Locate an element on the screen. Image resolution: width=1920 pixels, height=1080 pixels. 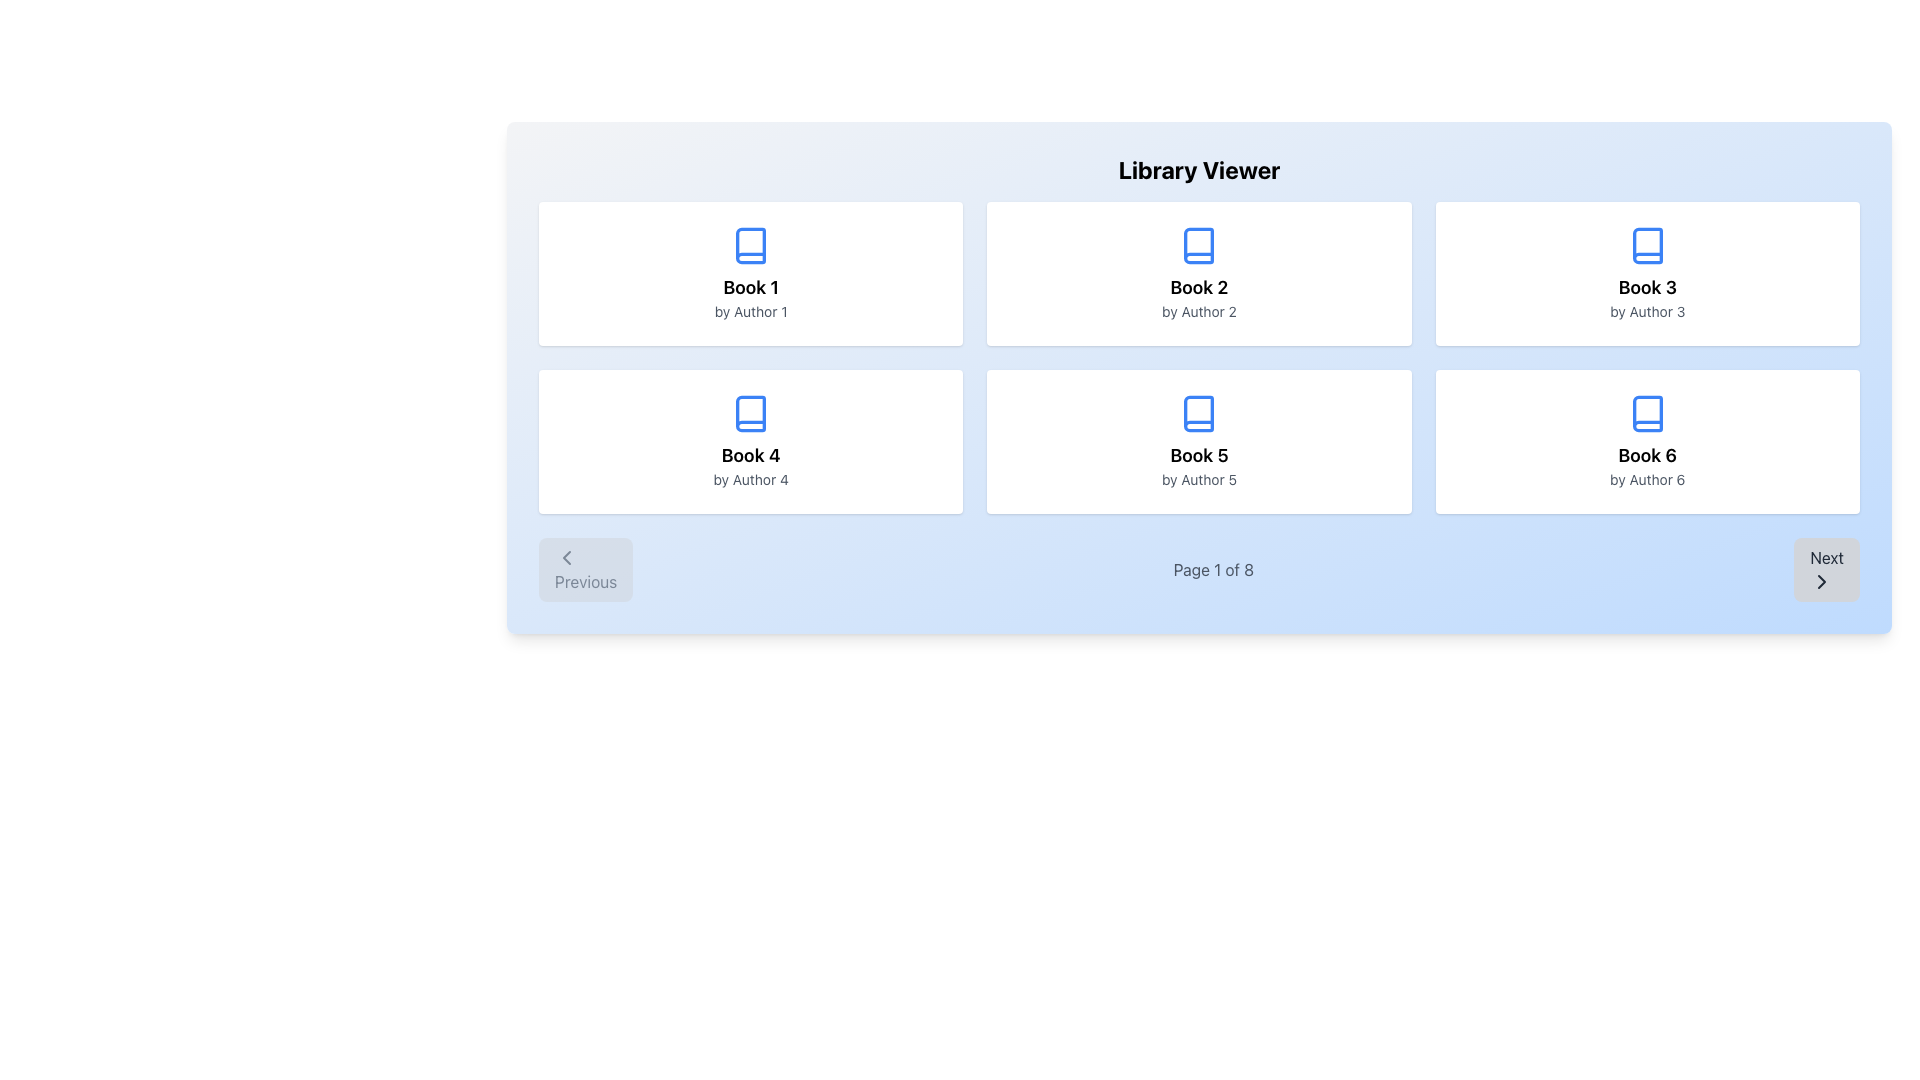
the text label displaying 'by Author 5' located beneath the title 'Book 5' in the card representing 'Book 5', which is the fifth card in the grid layout is located at coordinates (1199, 479).